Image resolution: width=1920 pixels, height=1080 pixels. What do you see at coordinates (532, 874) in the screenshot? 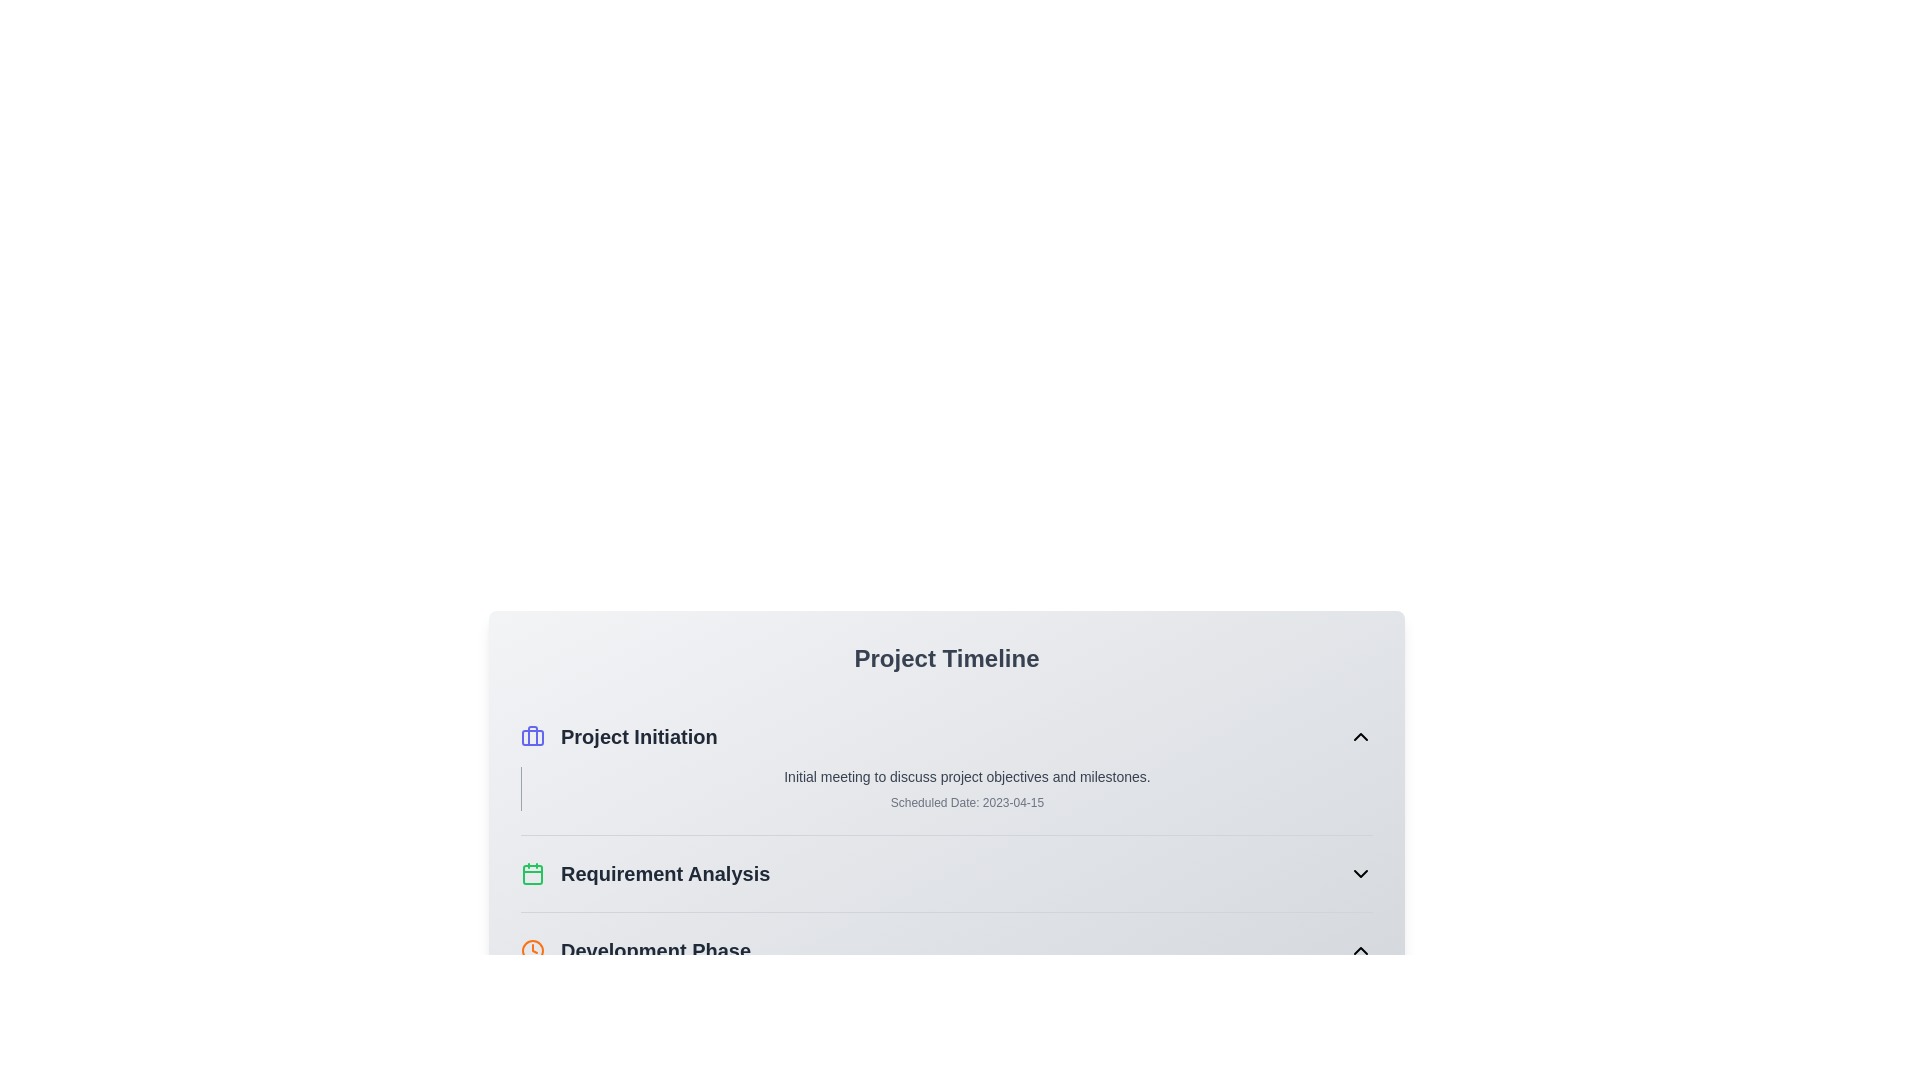
I see `the third graphical component of the calendar icon, which is a rounded rectangle representing part of the calendar structure` at bounding box center [532, 874].